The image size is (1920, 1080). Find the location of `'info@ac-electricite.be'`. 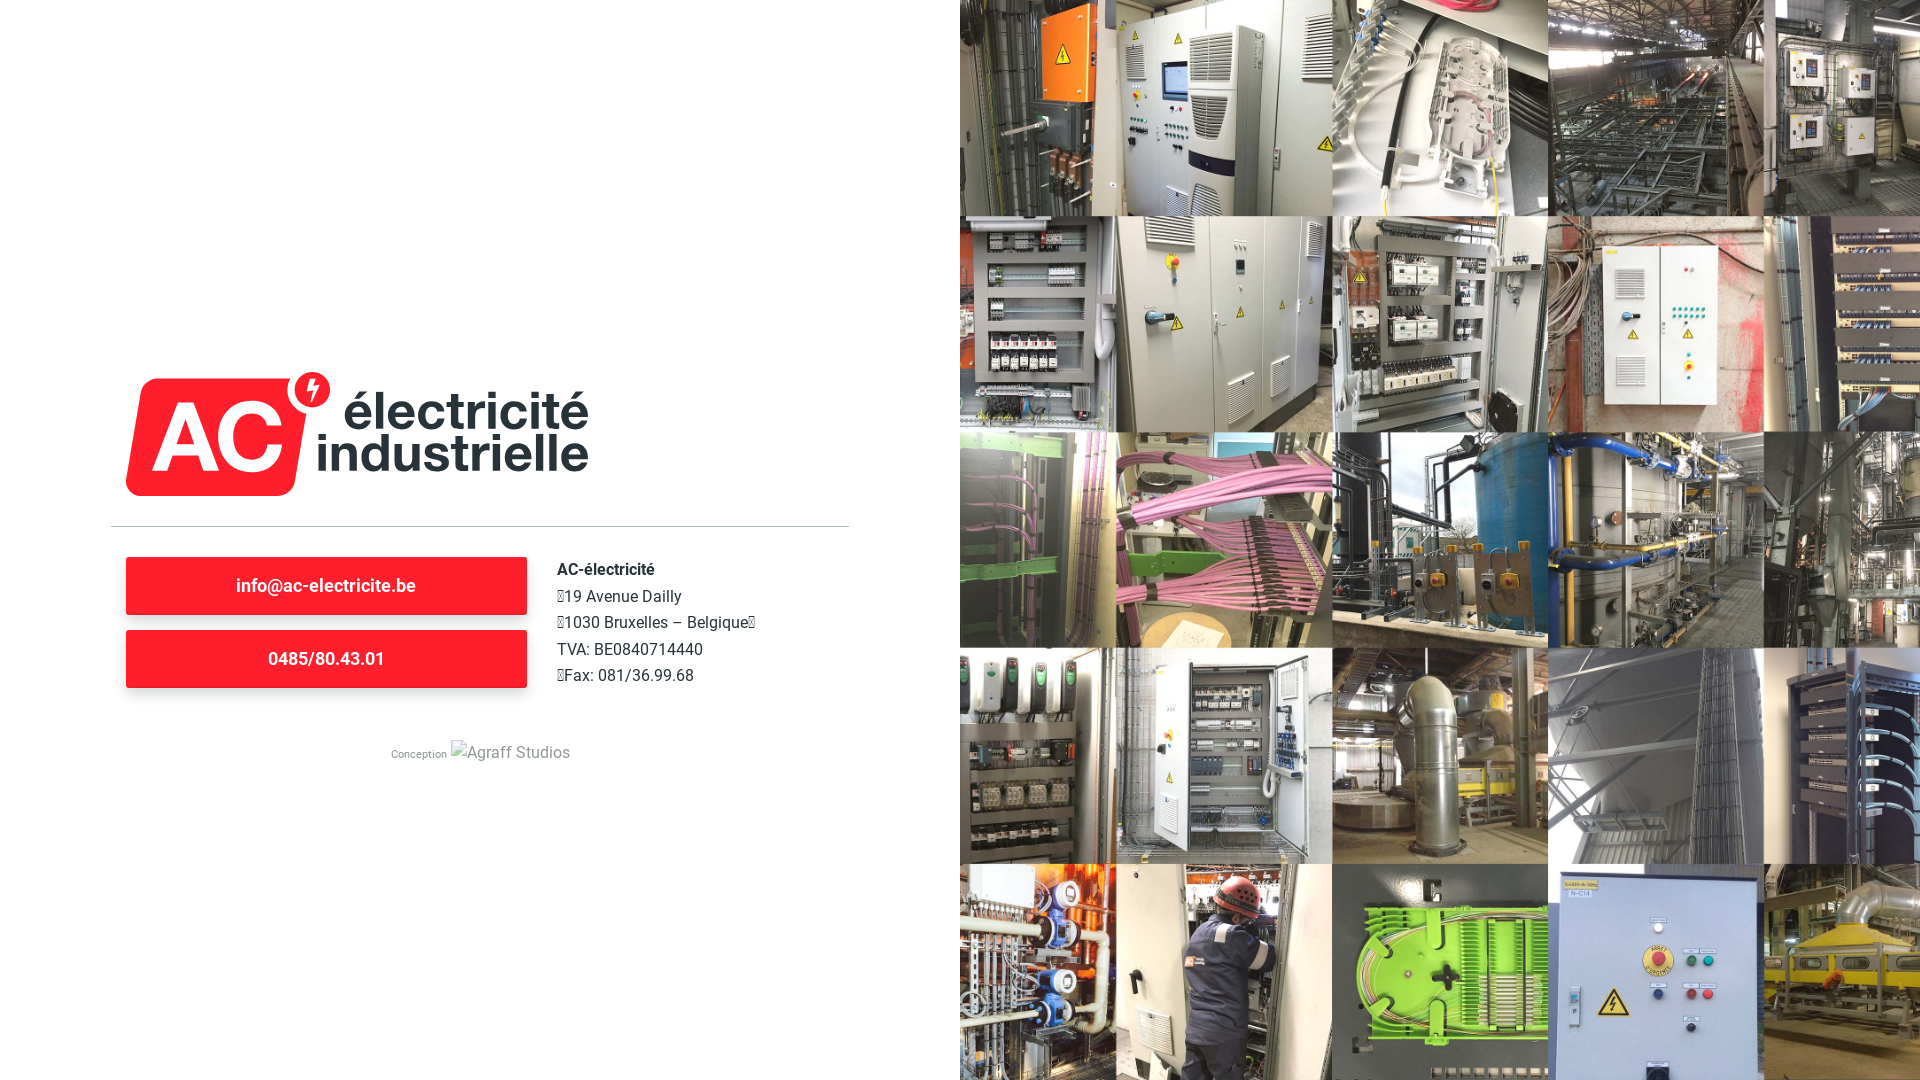

'info@ac-electricite.be' is located at coordinates (326, 585).